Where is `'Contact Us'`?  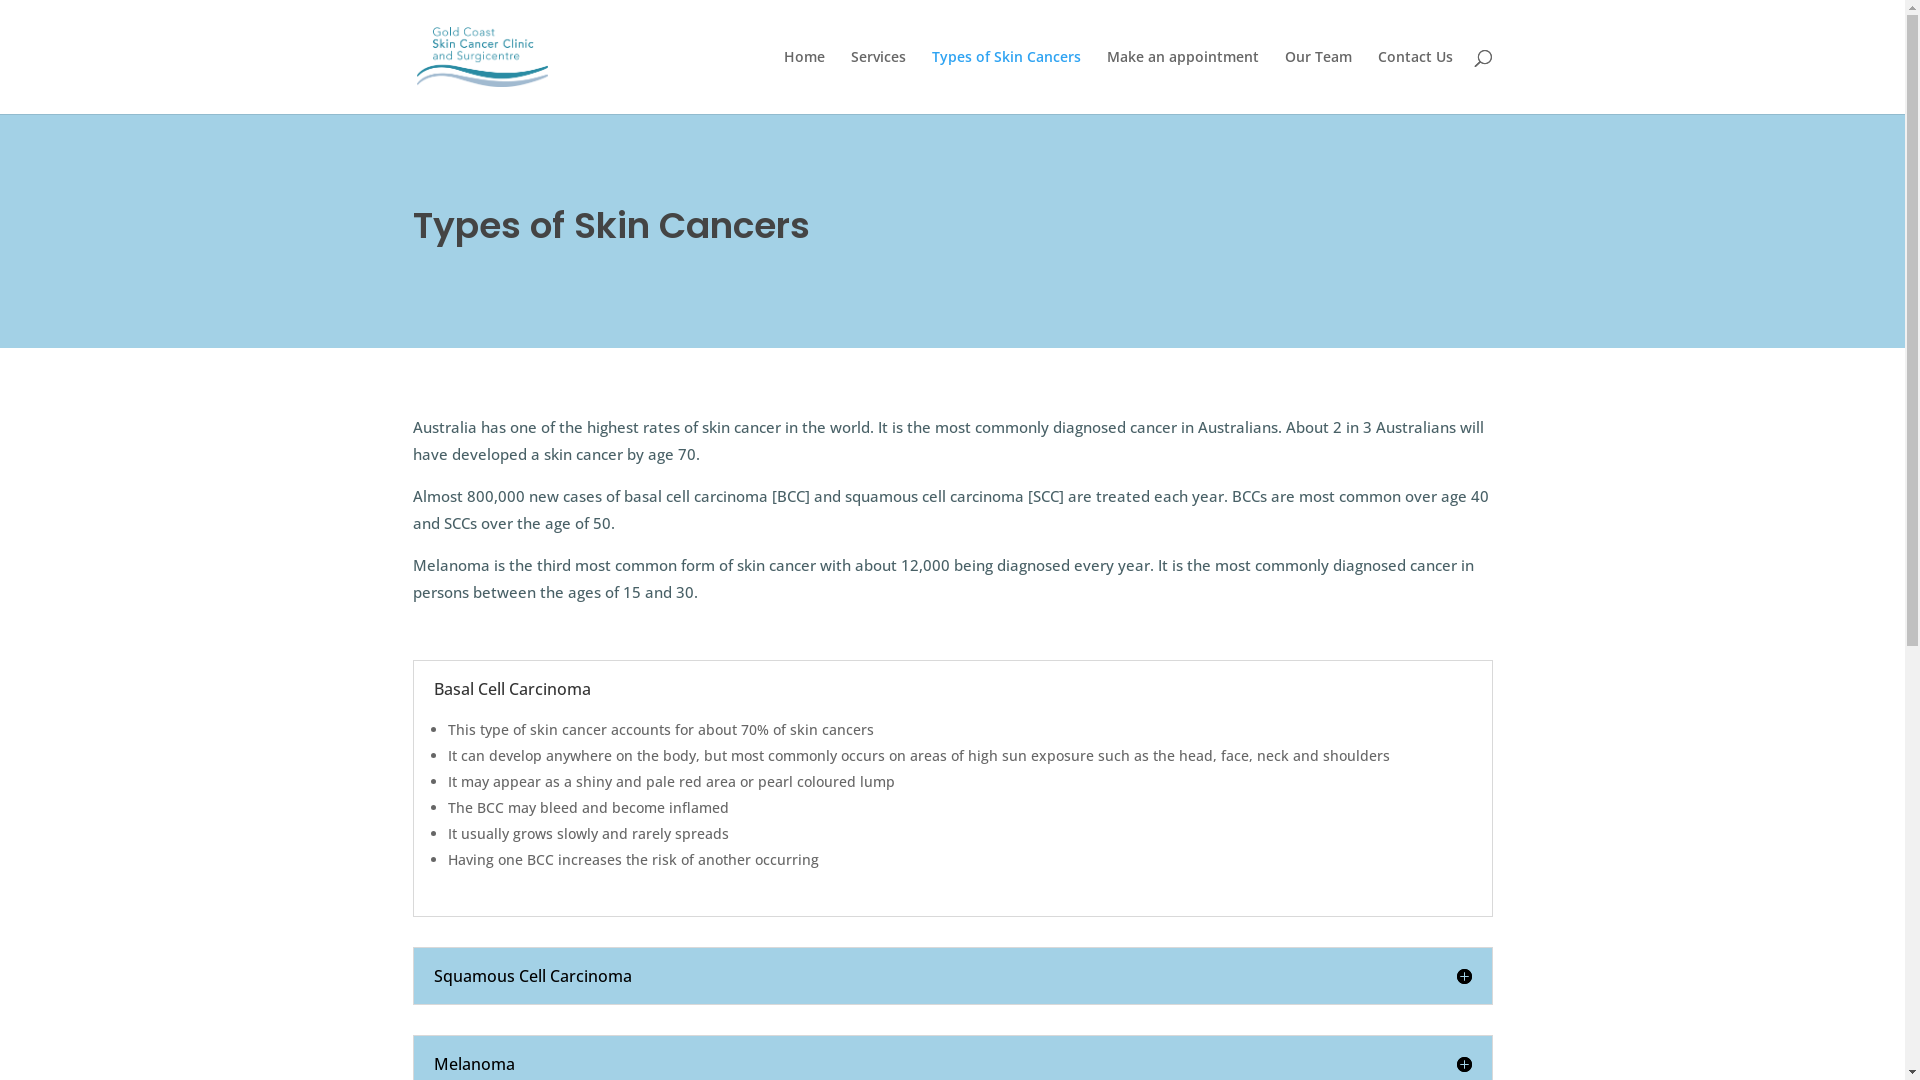
'Contact Us' is located at coordinates (1414, 80).